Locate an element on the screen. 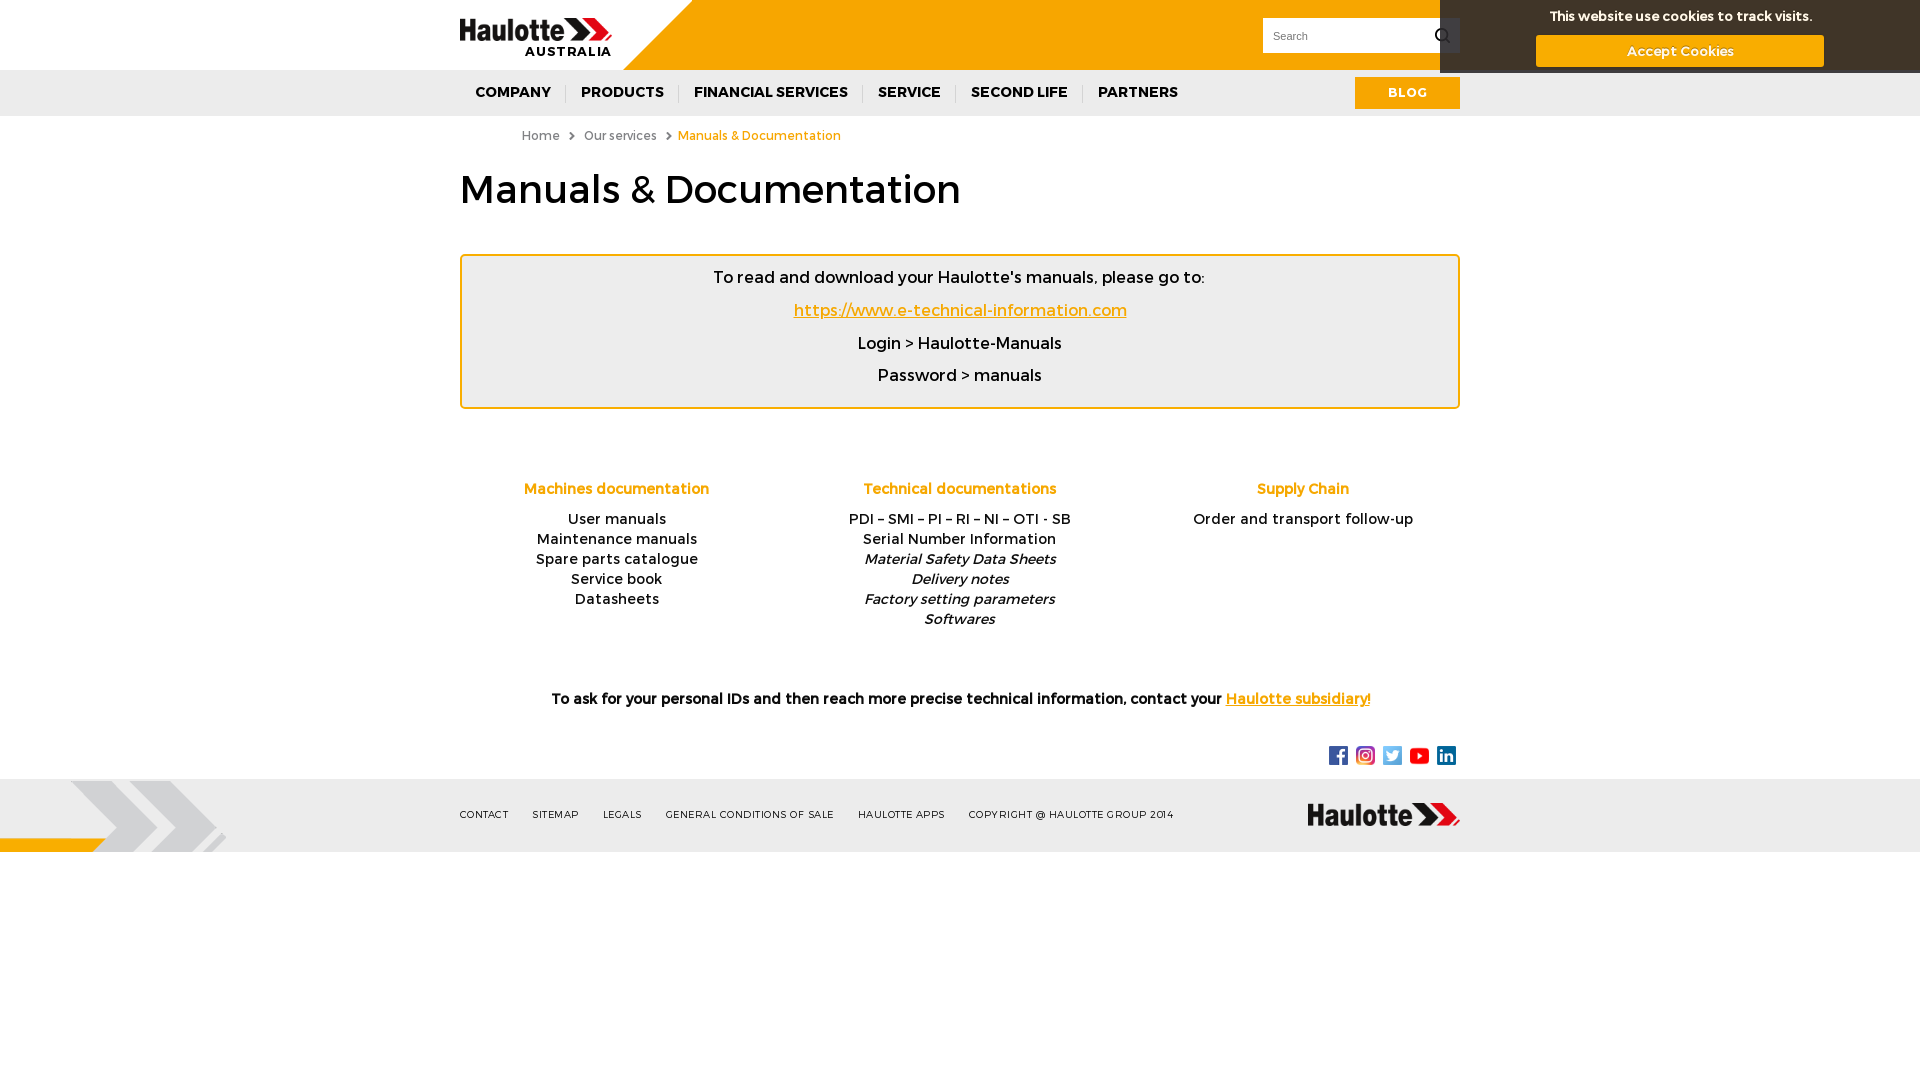  'Our services' is located at coordinates (619, 135).